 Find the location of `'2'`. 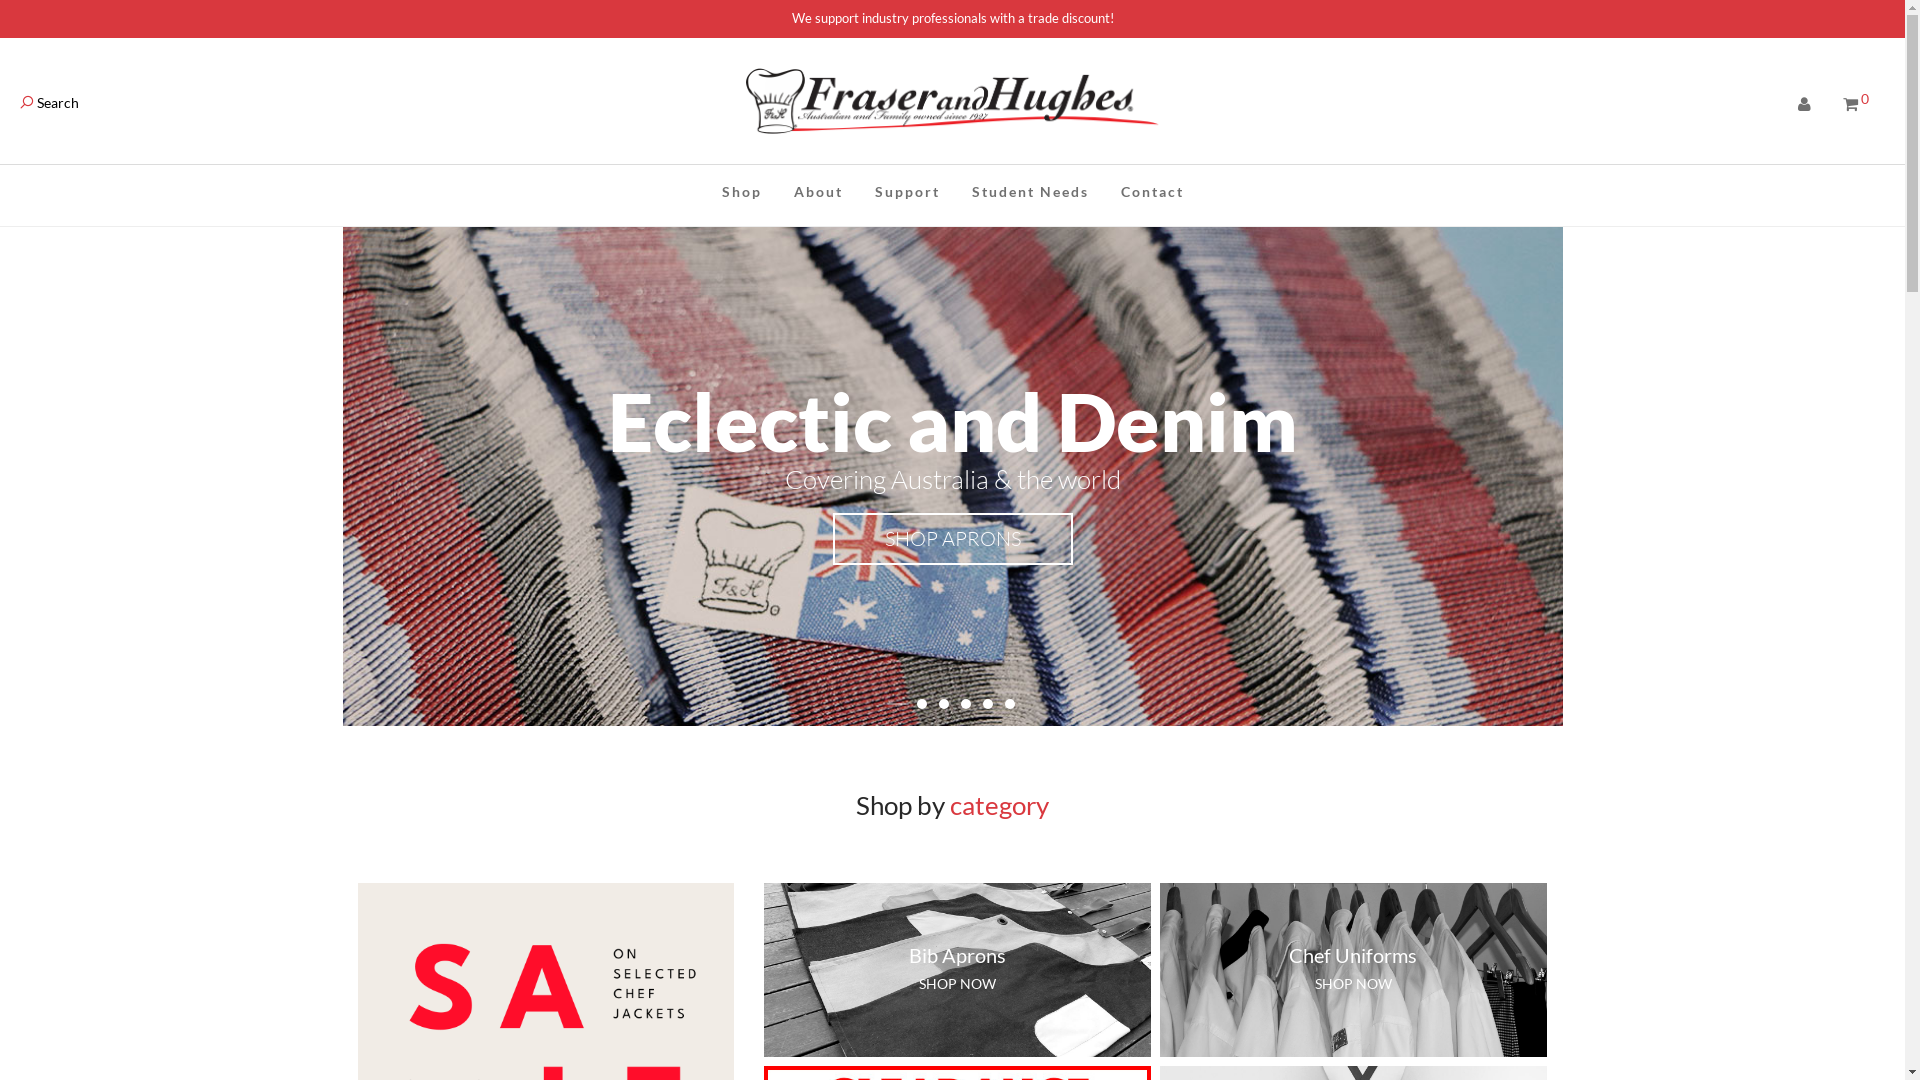

'2' is located at coordinates (920, 703).